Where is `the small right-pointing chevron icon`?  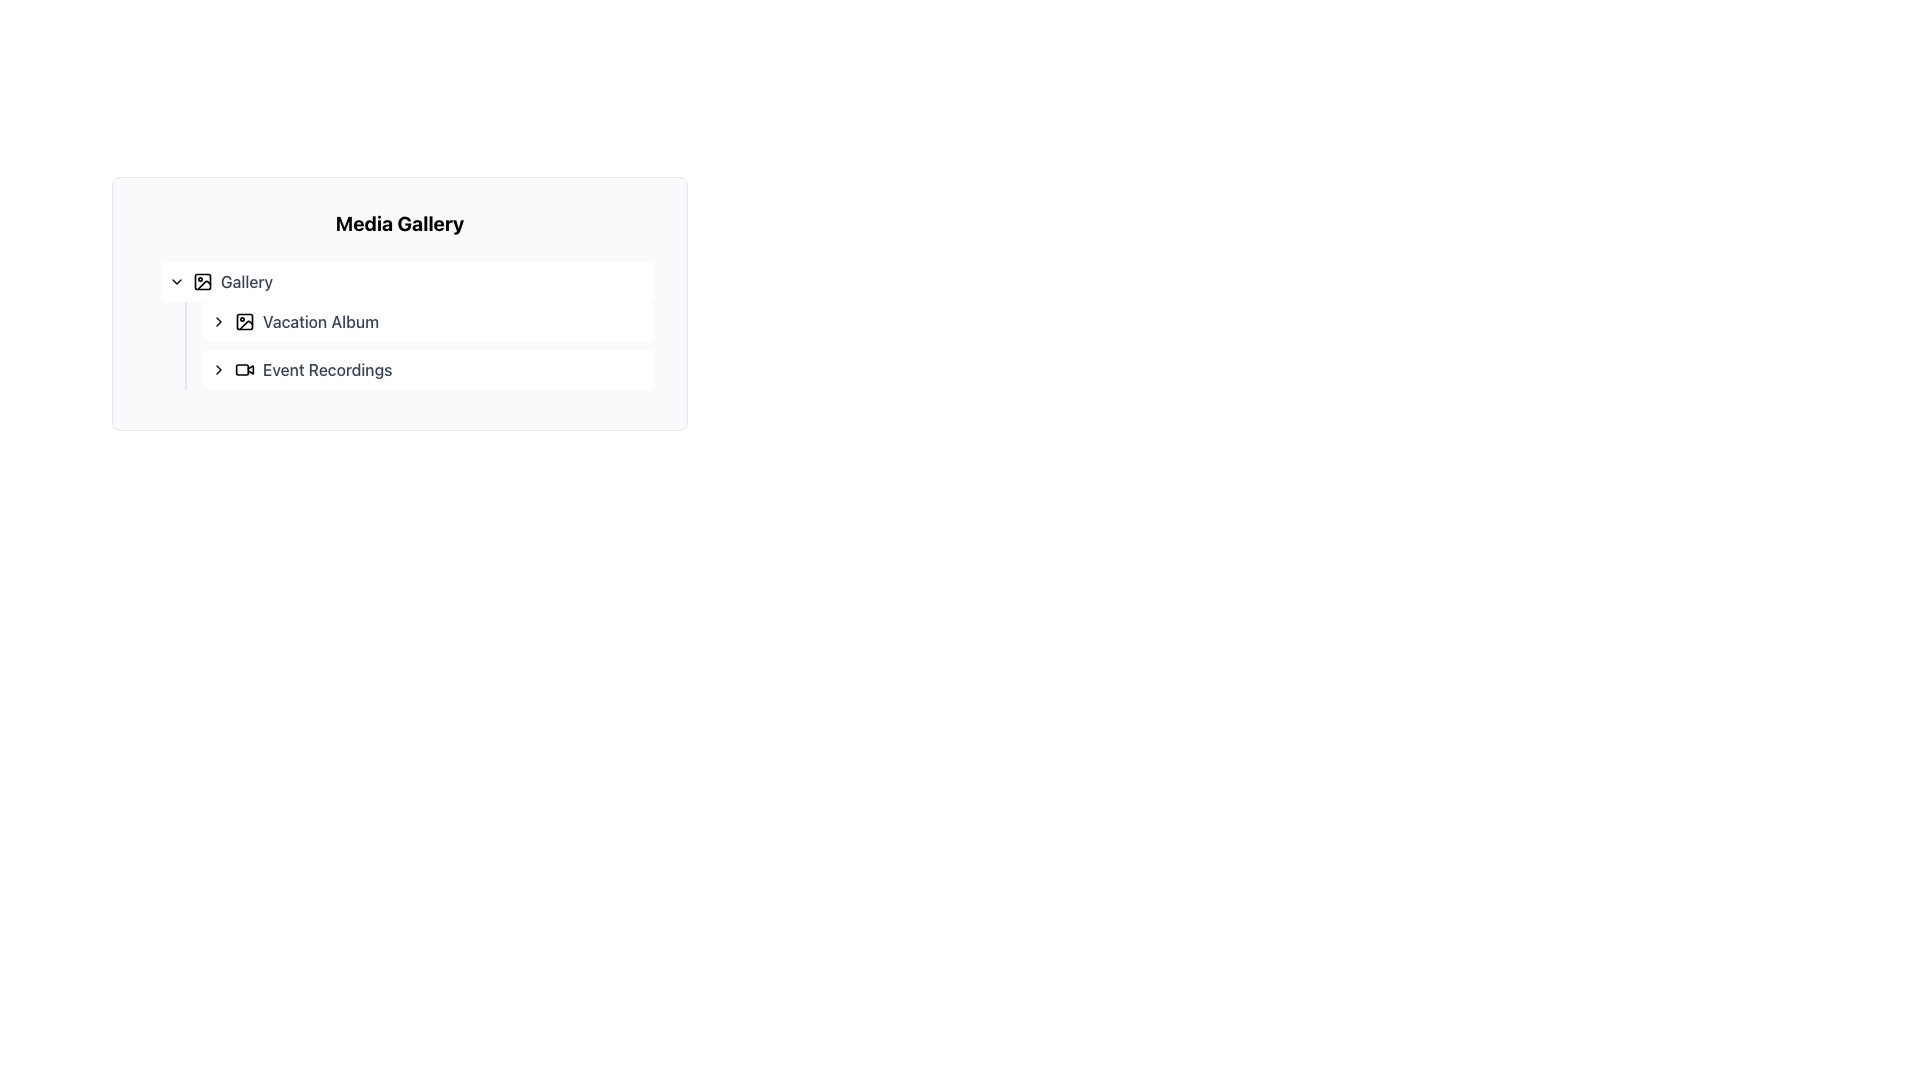 the small right-pointing chevron icon is located at coordinates (219, 320).